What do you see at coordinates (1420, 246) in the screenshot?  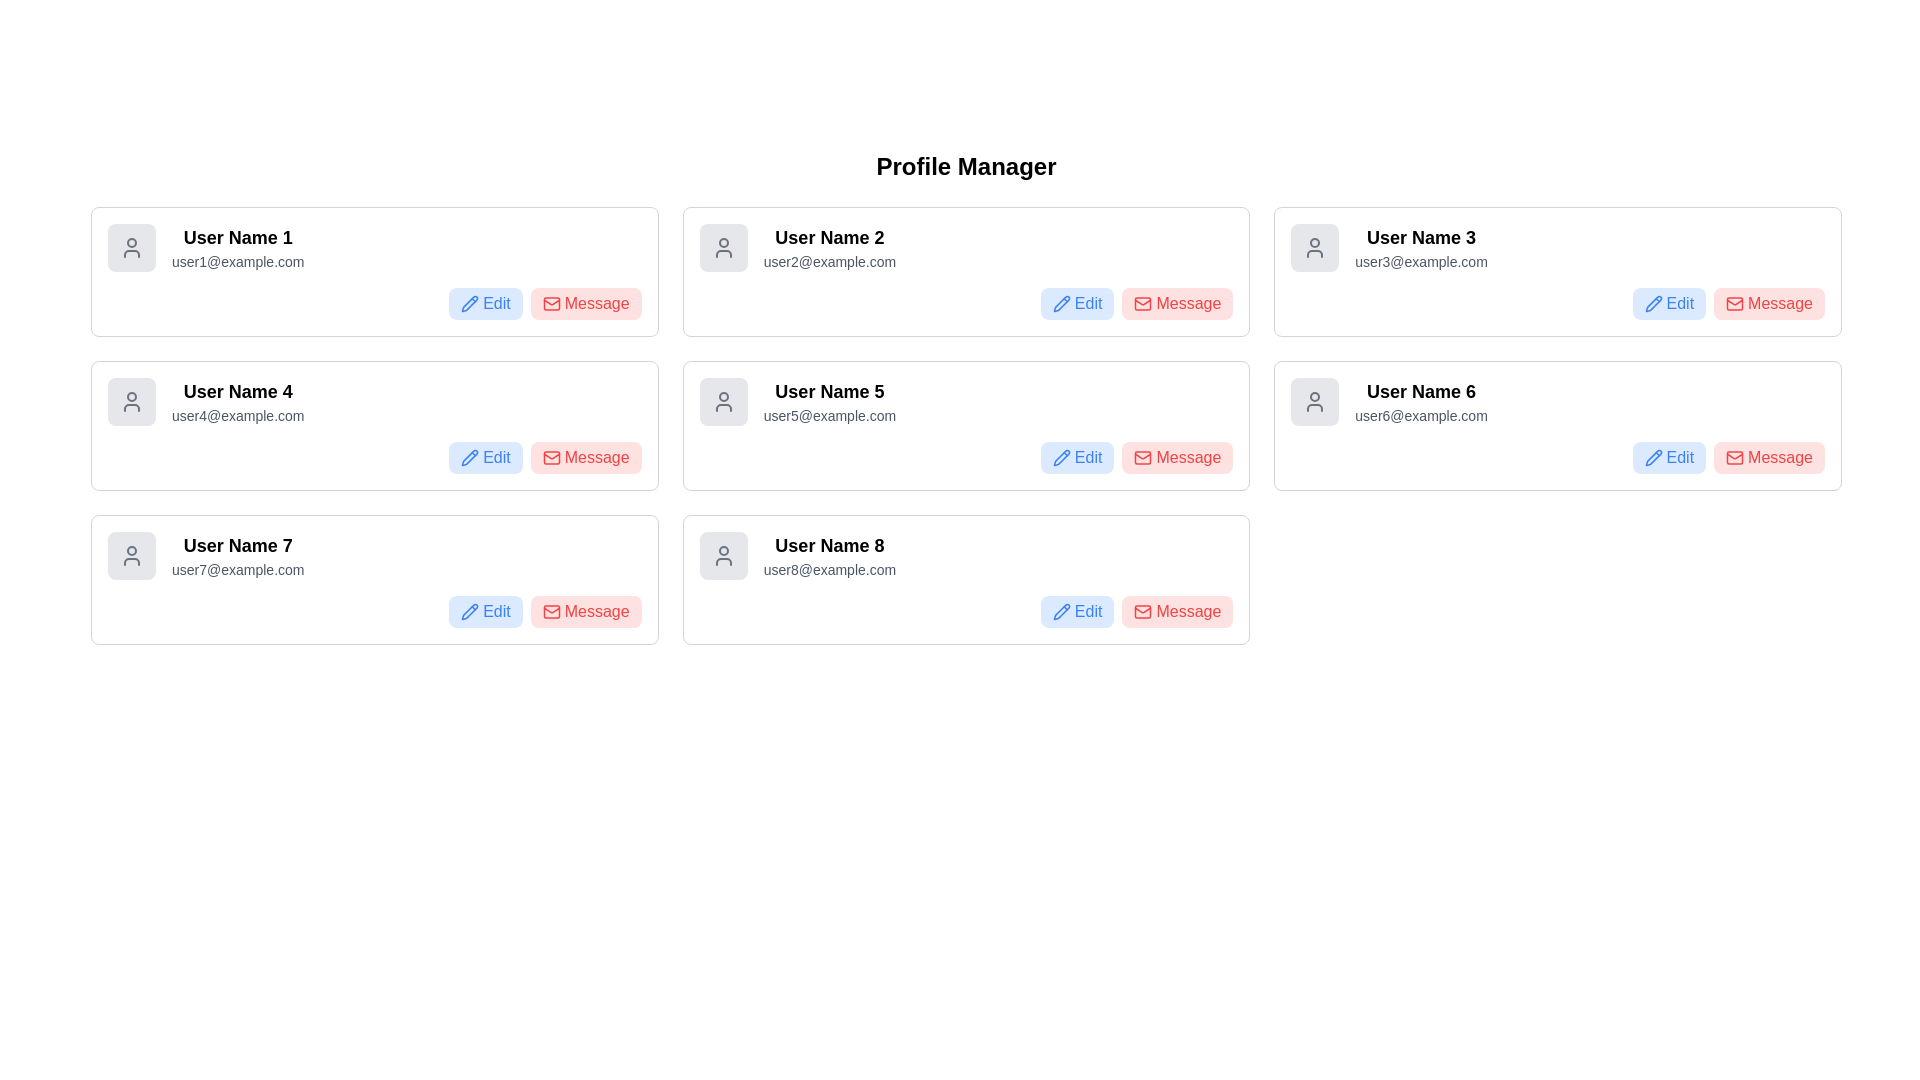 I see `the static text displaying user identification information, which includes the user's name and email address, located in the top right corner of the grid layout` at bounding box center [1420, 246].